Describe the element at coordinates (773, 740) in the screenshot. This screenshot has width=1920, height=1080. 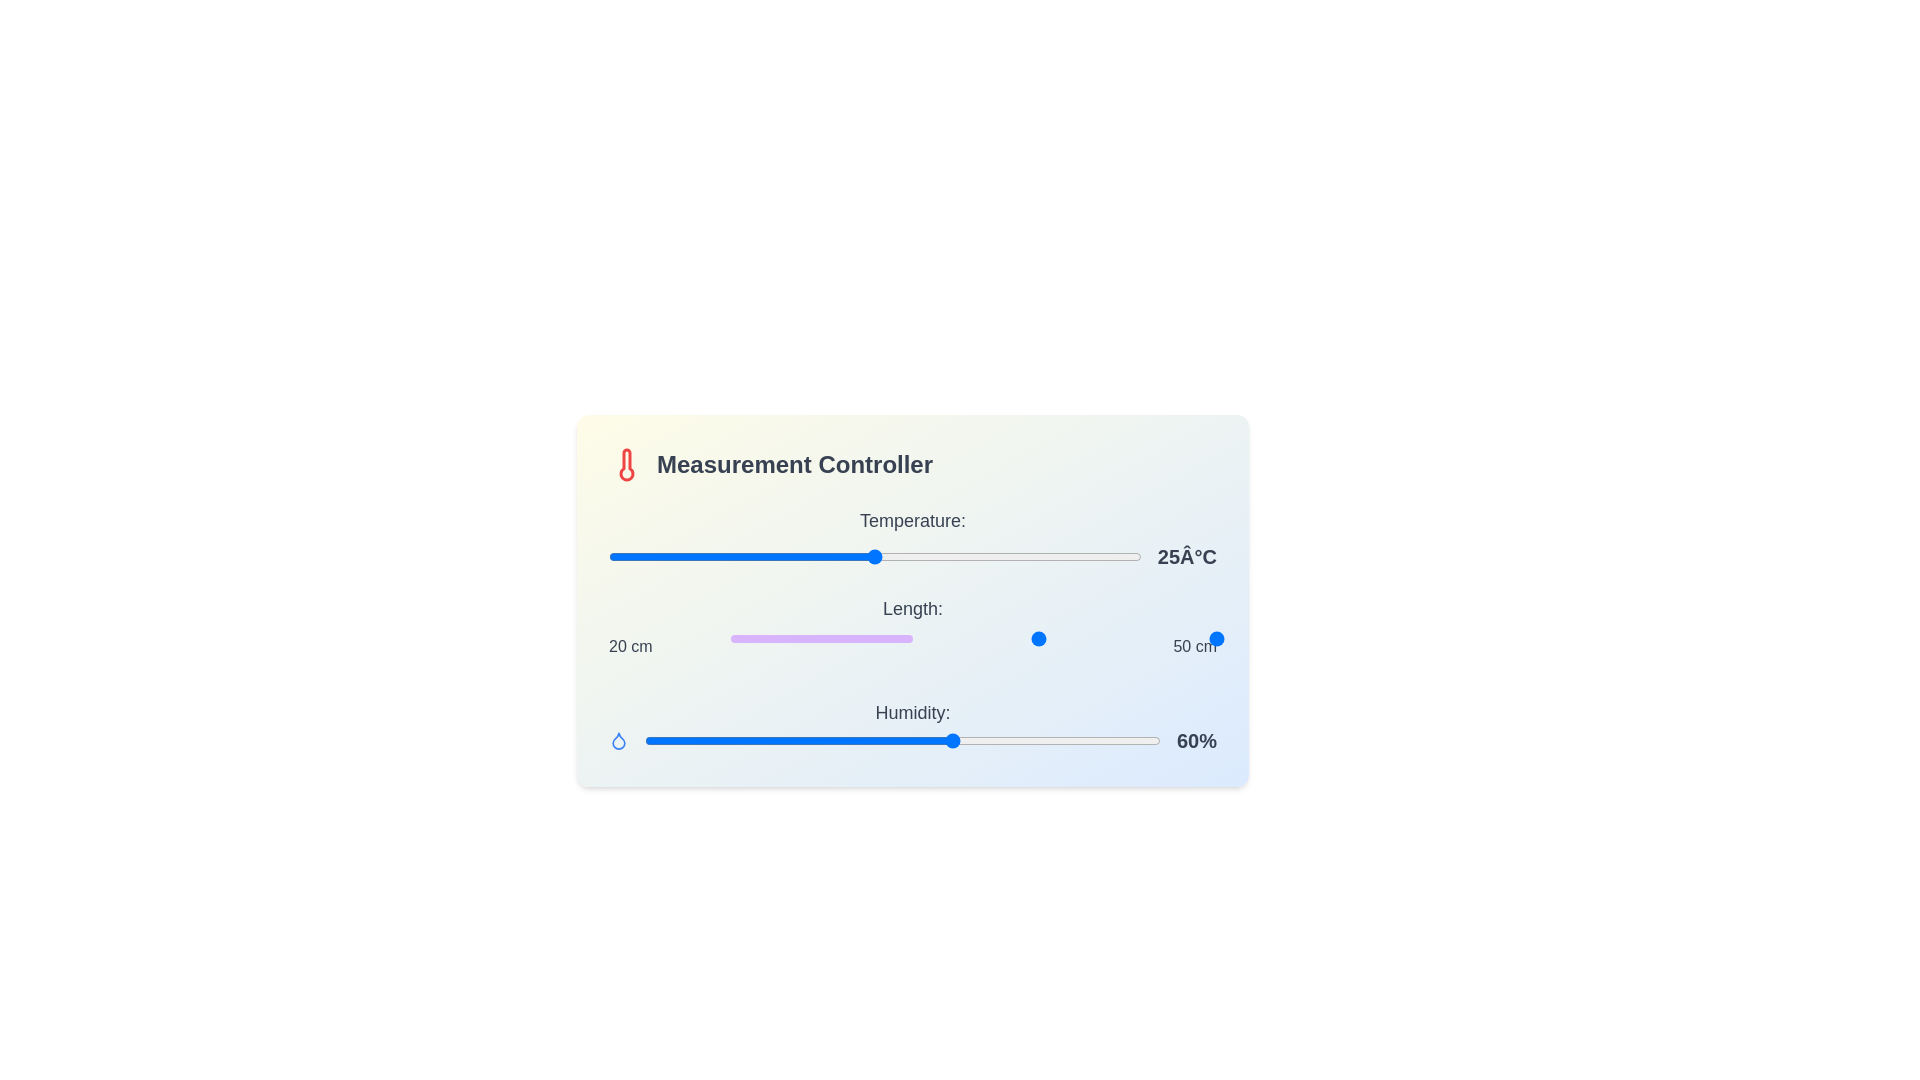
I see `the humidity level` at that location.